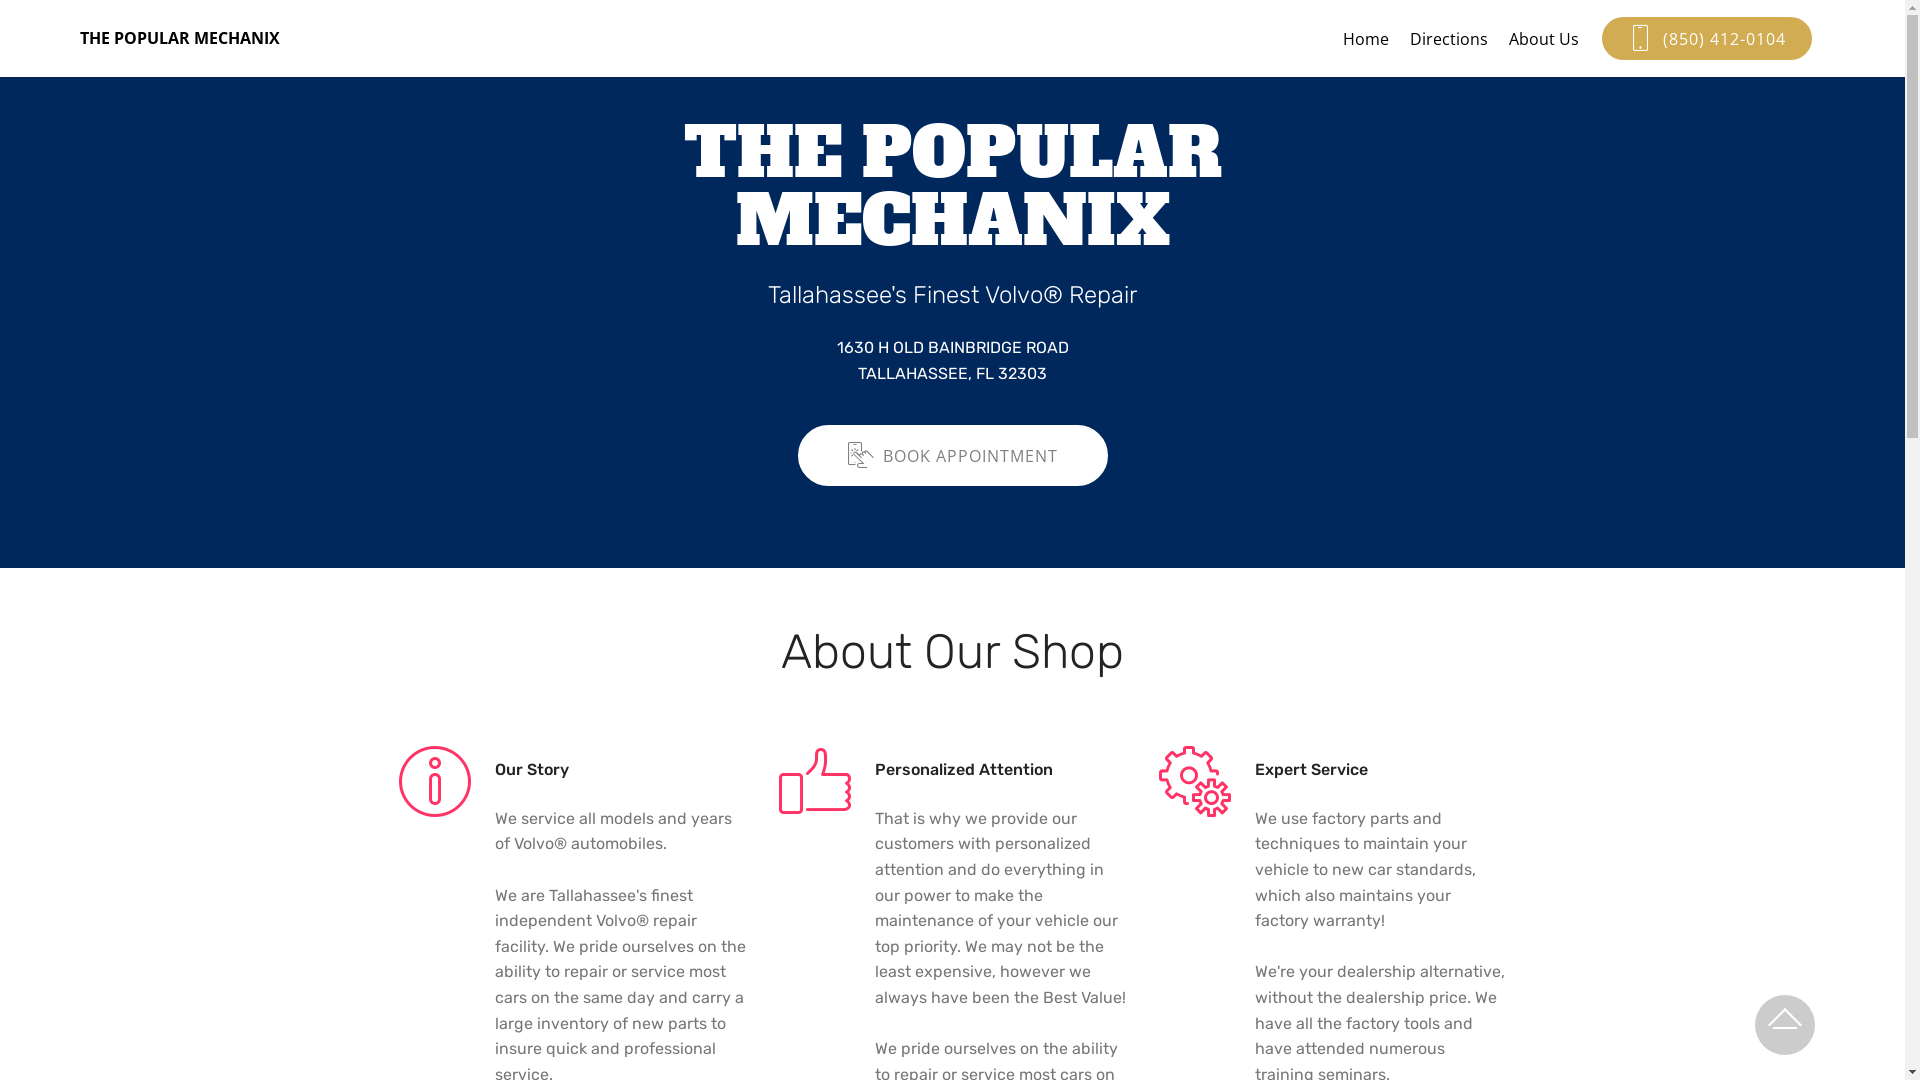 Image resolution: width=1920 pixels, height=1080 pixels. What do you see at coordinates (1543, 38) in the screenshot?
I see `'About Us'` at bounding box center [1543, 38].